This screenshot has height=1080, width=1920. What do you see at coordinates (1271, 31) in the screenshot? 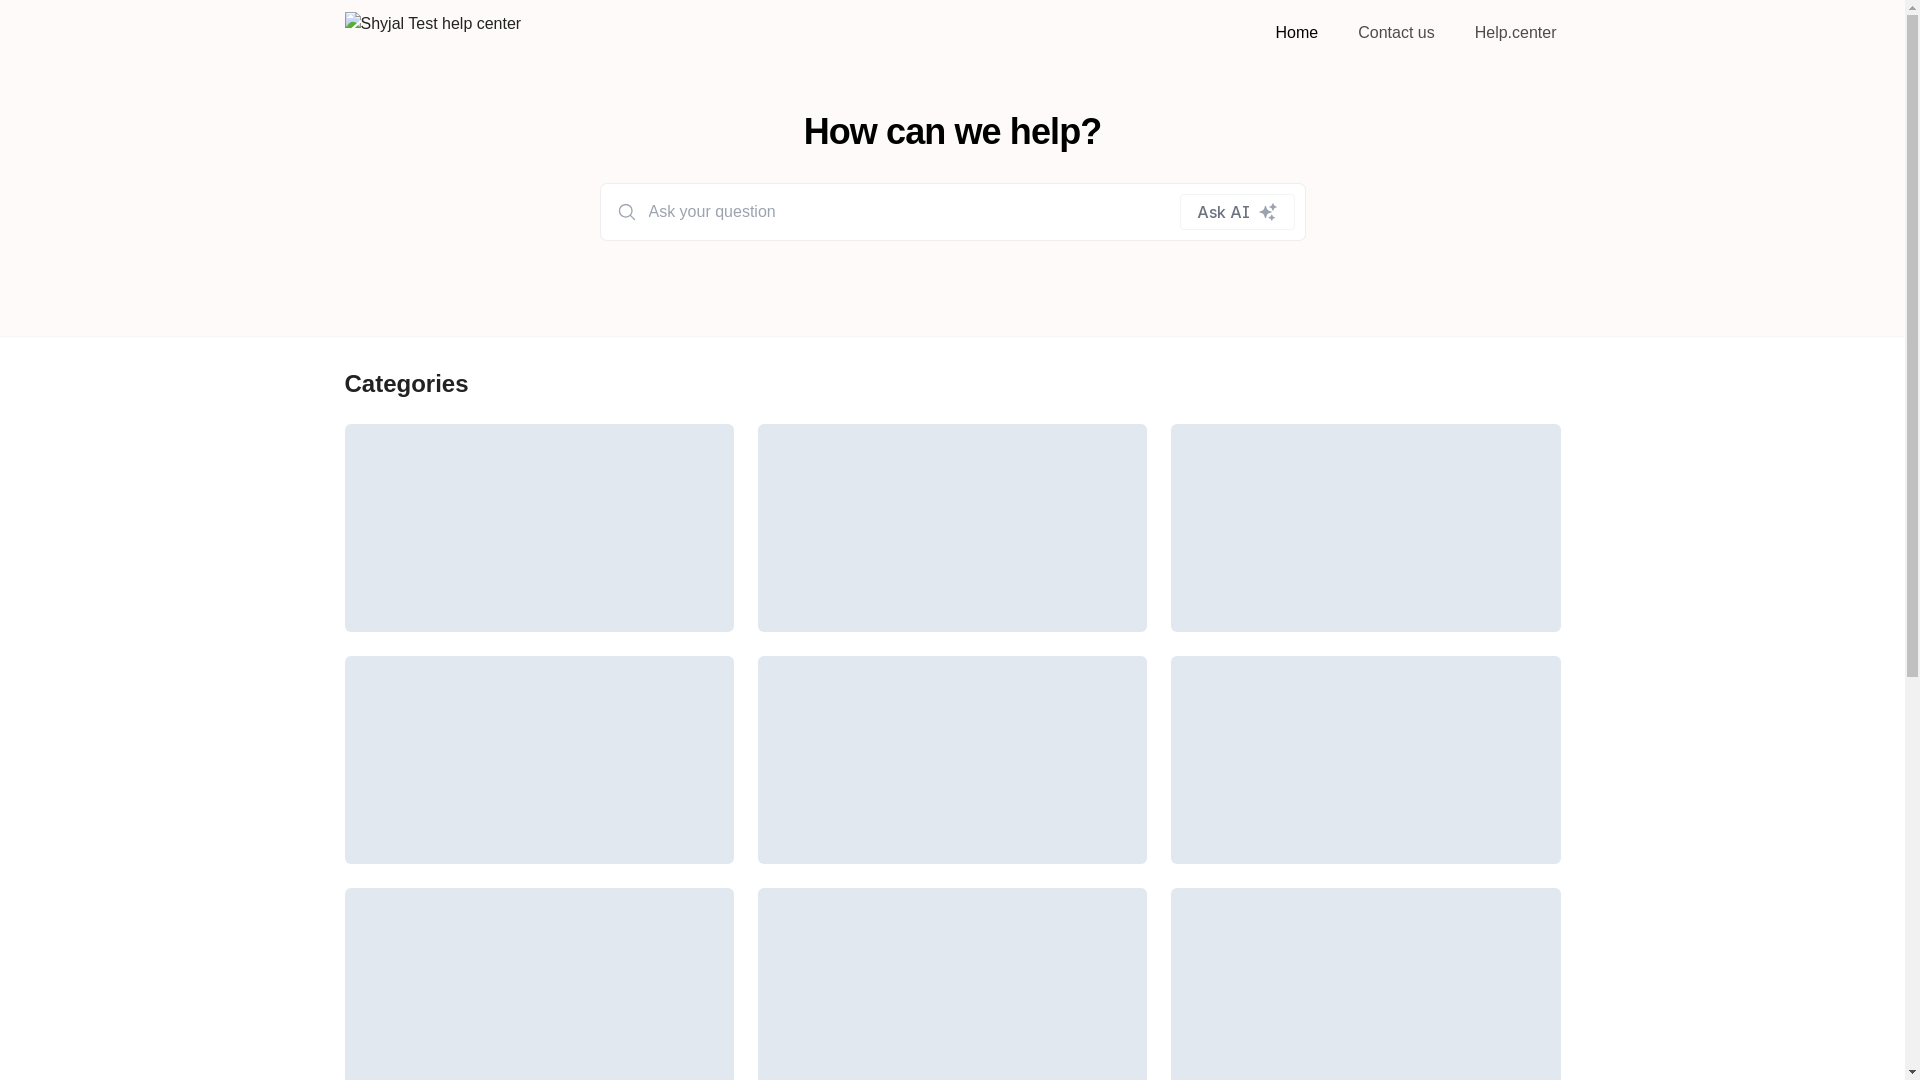
I see `'Home'` at bounding box center [1271, 31].